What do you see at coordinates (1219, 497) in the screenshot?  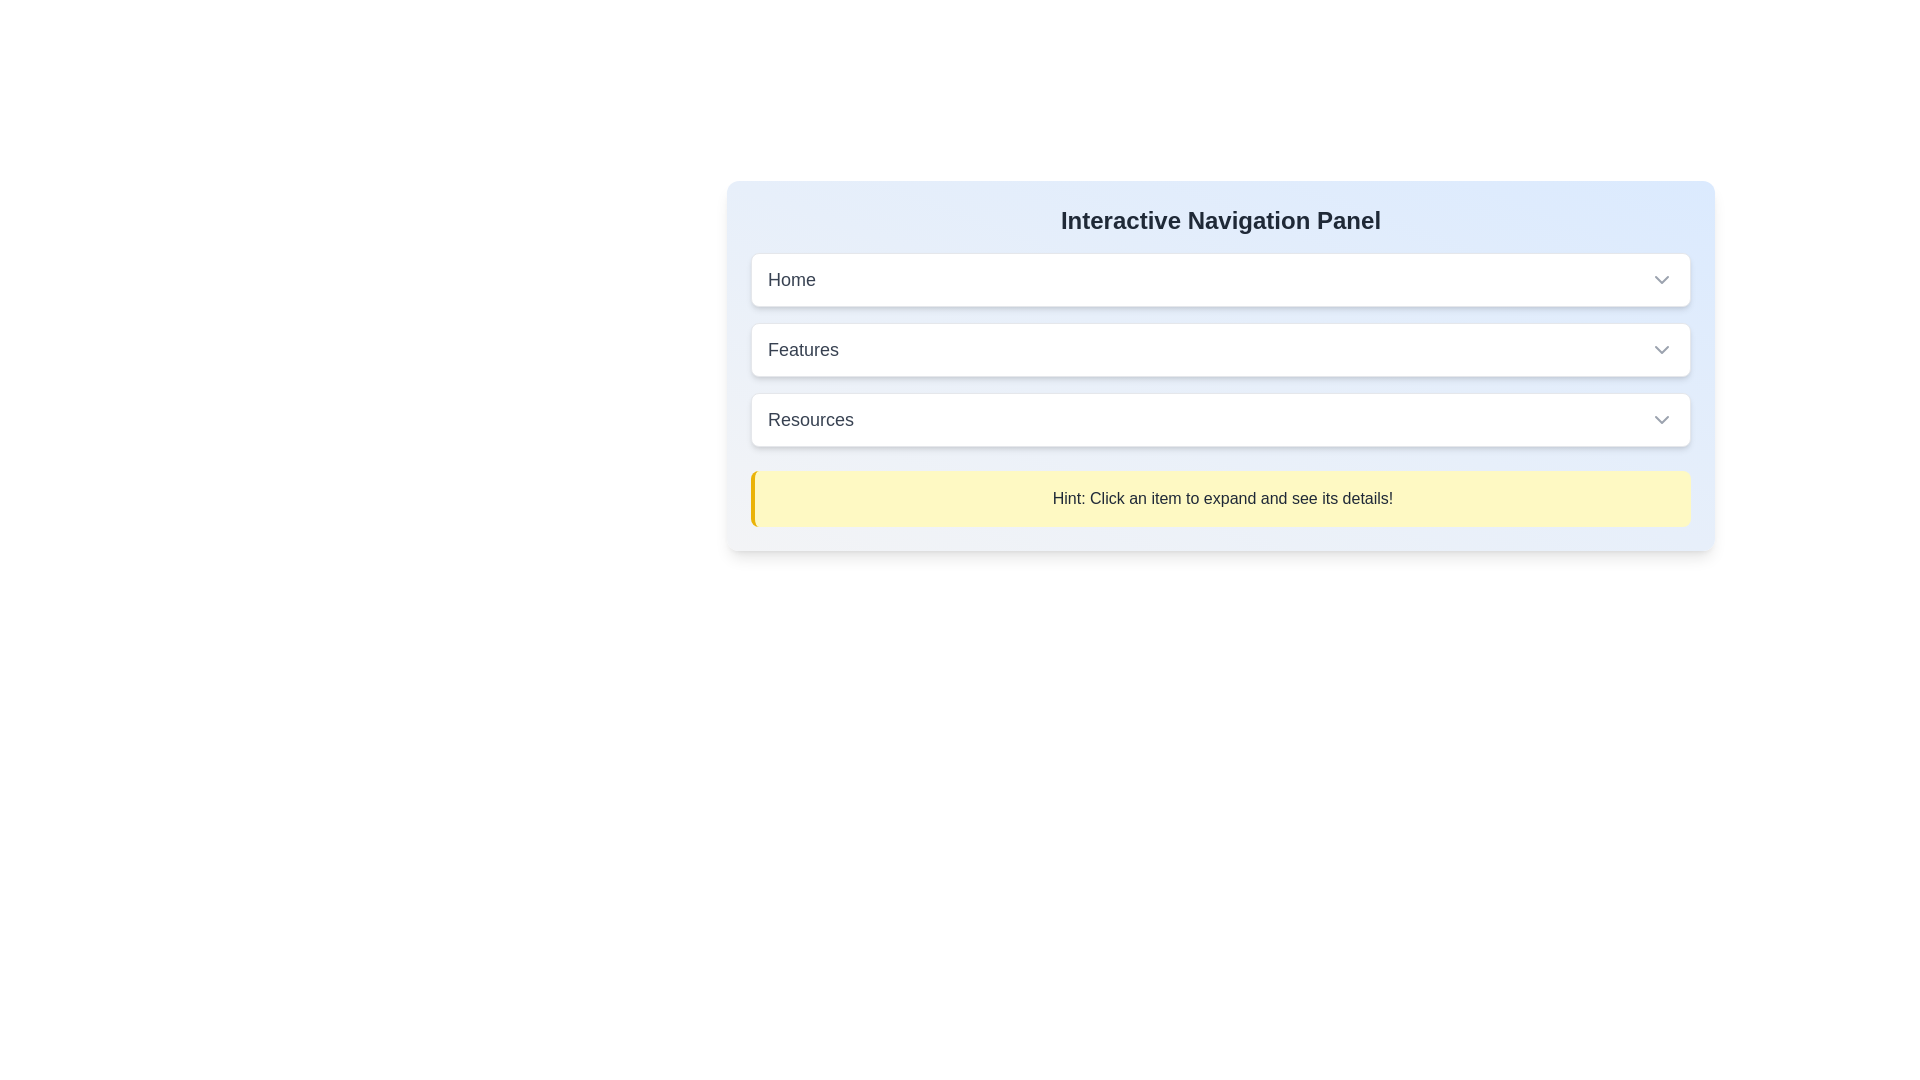 I see `the informational panel or tooltip located at the bottom of the layout, below the 'Resources' section, which provides instructions for user interaction` at bounding box center [1219, 497].